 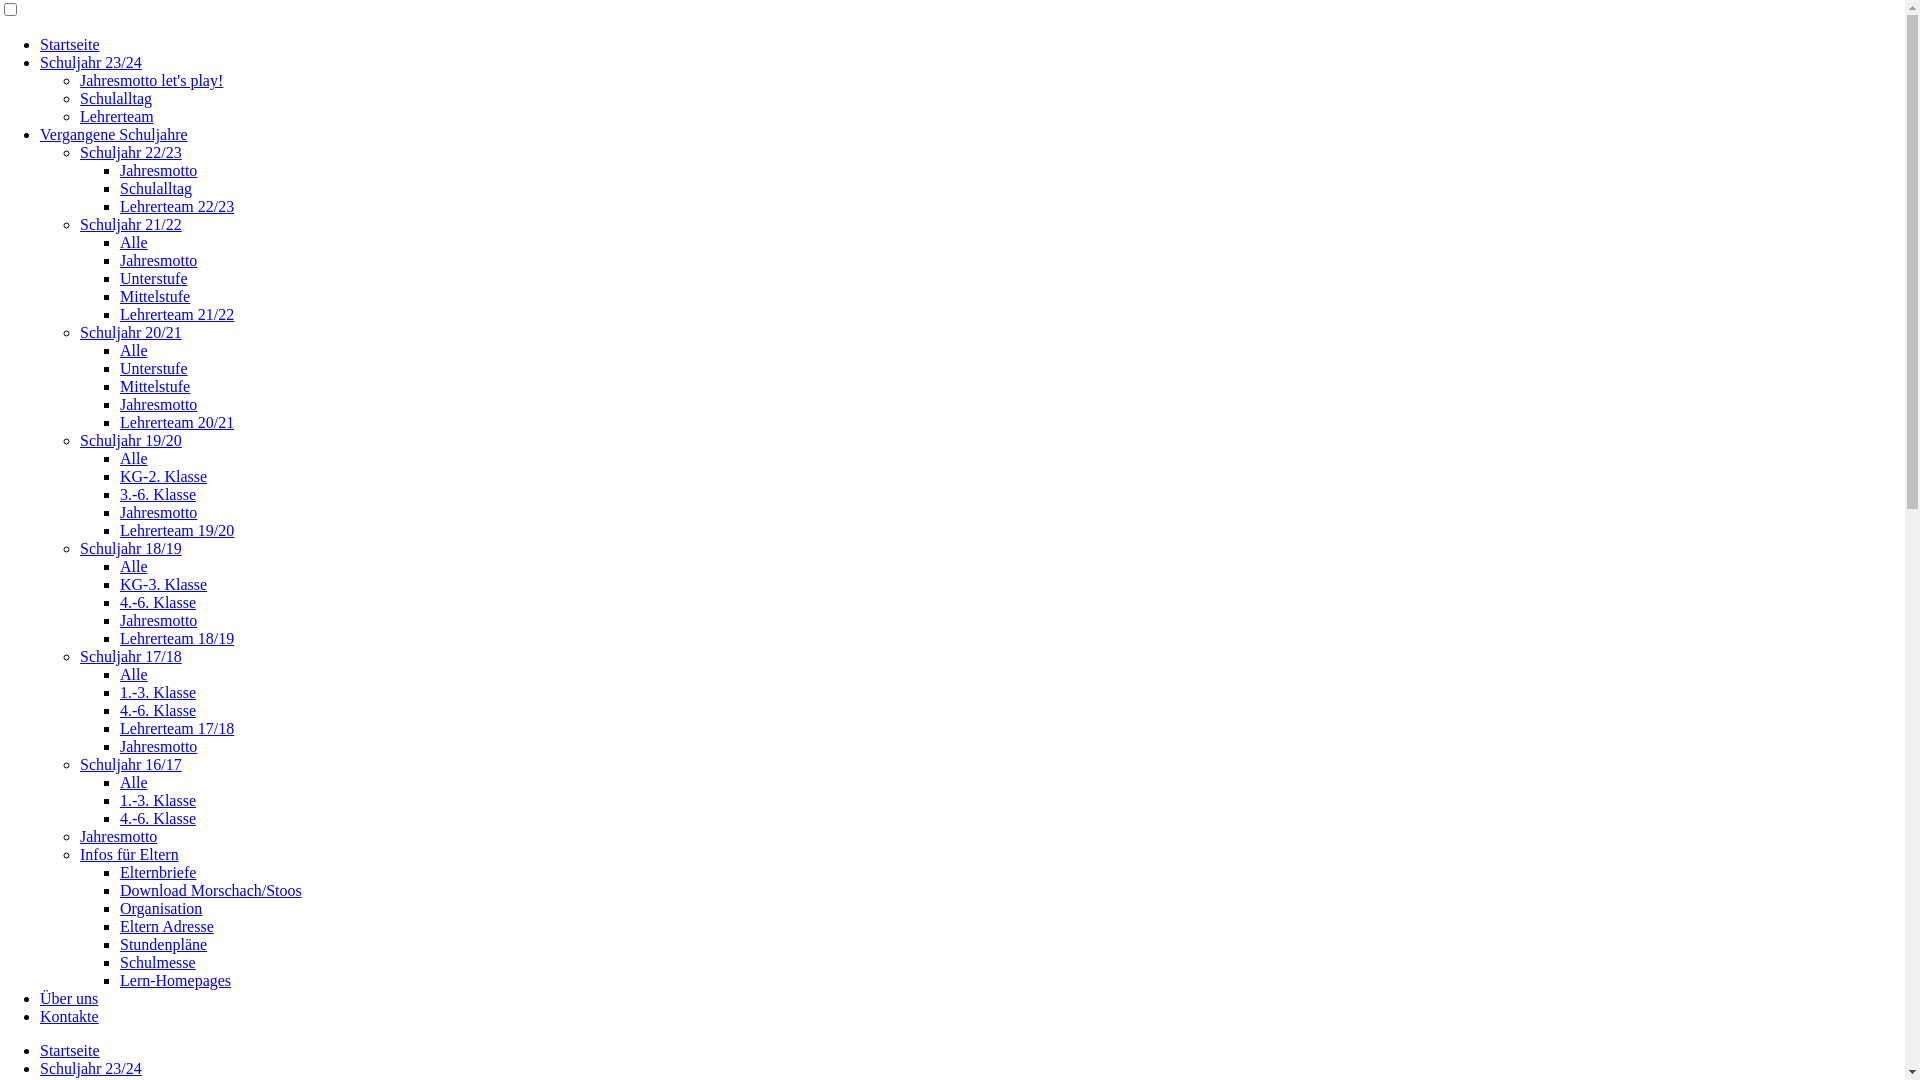 What do you see at coordinates (80, 439) in the screenshot?
I see `'Schuljahr 19/20'` at bounding box center [80, 439].